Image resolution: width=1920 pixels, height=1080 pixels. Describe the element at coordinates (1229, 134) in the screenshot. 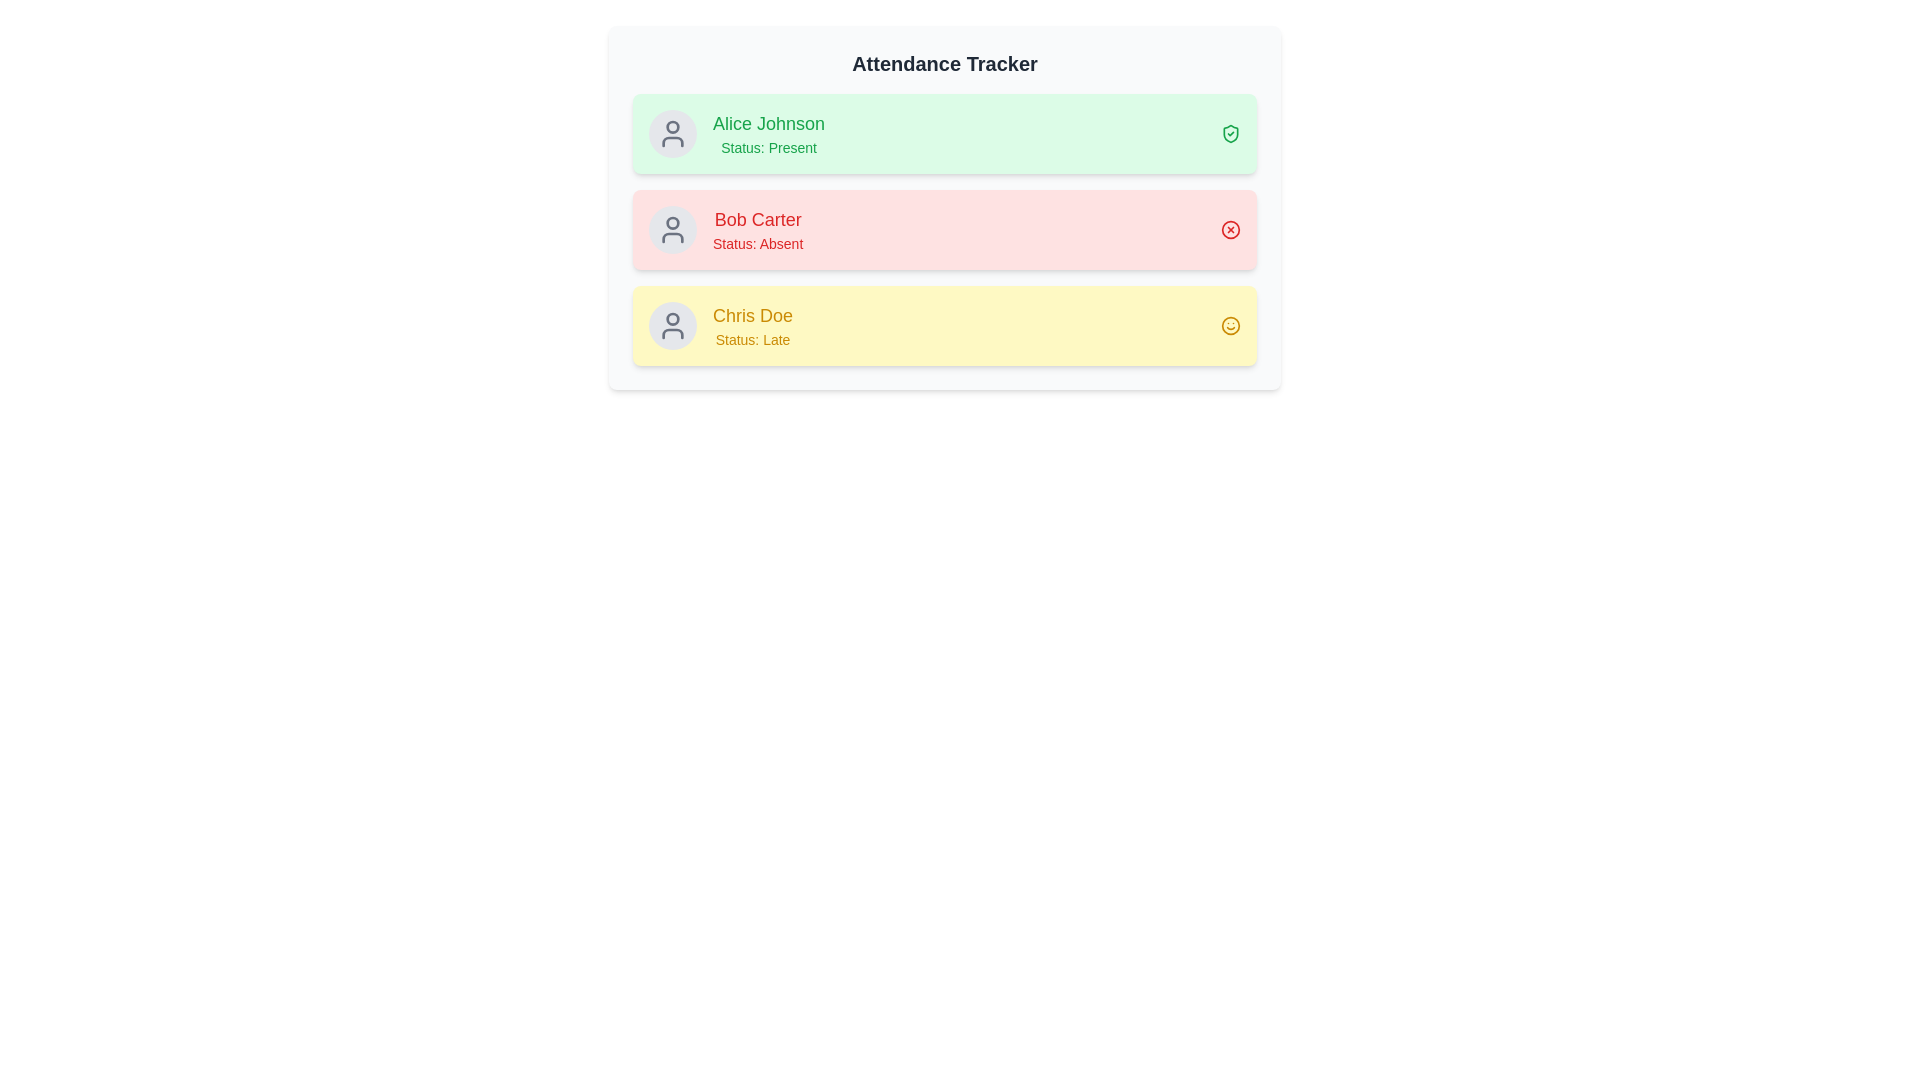

I see `the 'present' status indication represented by the SVG graphic for Alice Johnson, located at the top right corner of her list item` at that location.